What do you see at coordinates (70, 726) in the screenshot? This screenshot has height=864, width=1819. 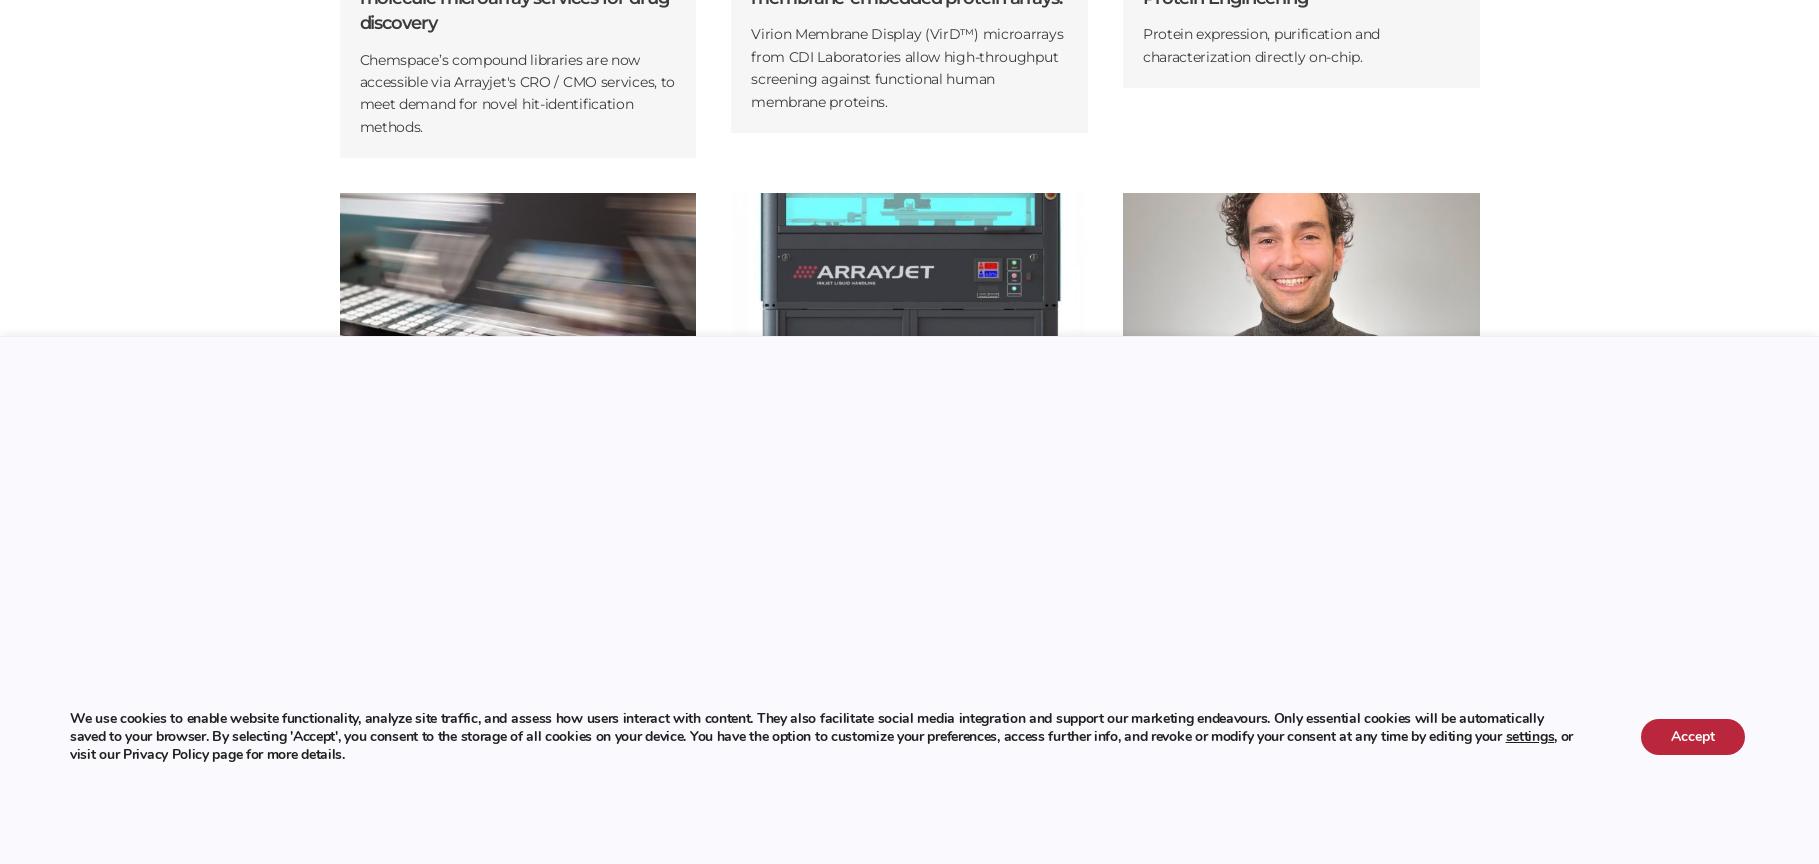 I see `'We use cookies to enable website functionality, analyze site traffic, and assess how users interact with content. They also facilitate social media integration and support our marketing endeavours. Only essential cookies will be automatically saved to your browser. By selecting 'Accept', you consent to the storage of all cookies on your device. You have the option to customize your preferences, access further info, and revoke or modify your consent at any time by editing your'` at bounding box center [70, 726].